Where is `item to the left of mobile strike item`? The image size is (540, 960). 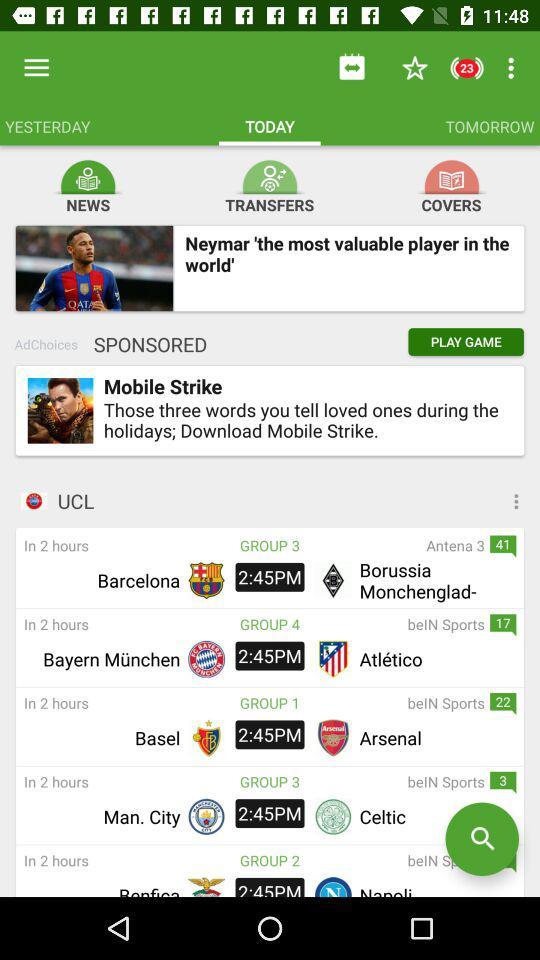 item to the left of mobile strike item is located at coordinates (60, 409).